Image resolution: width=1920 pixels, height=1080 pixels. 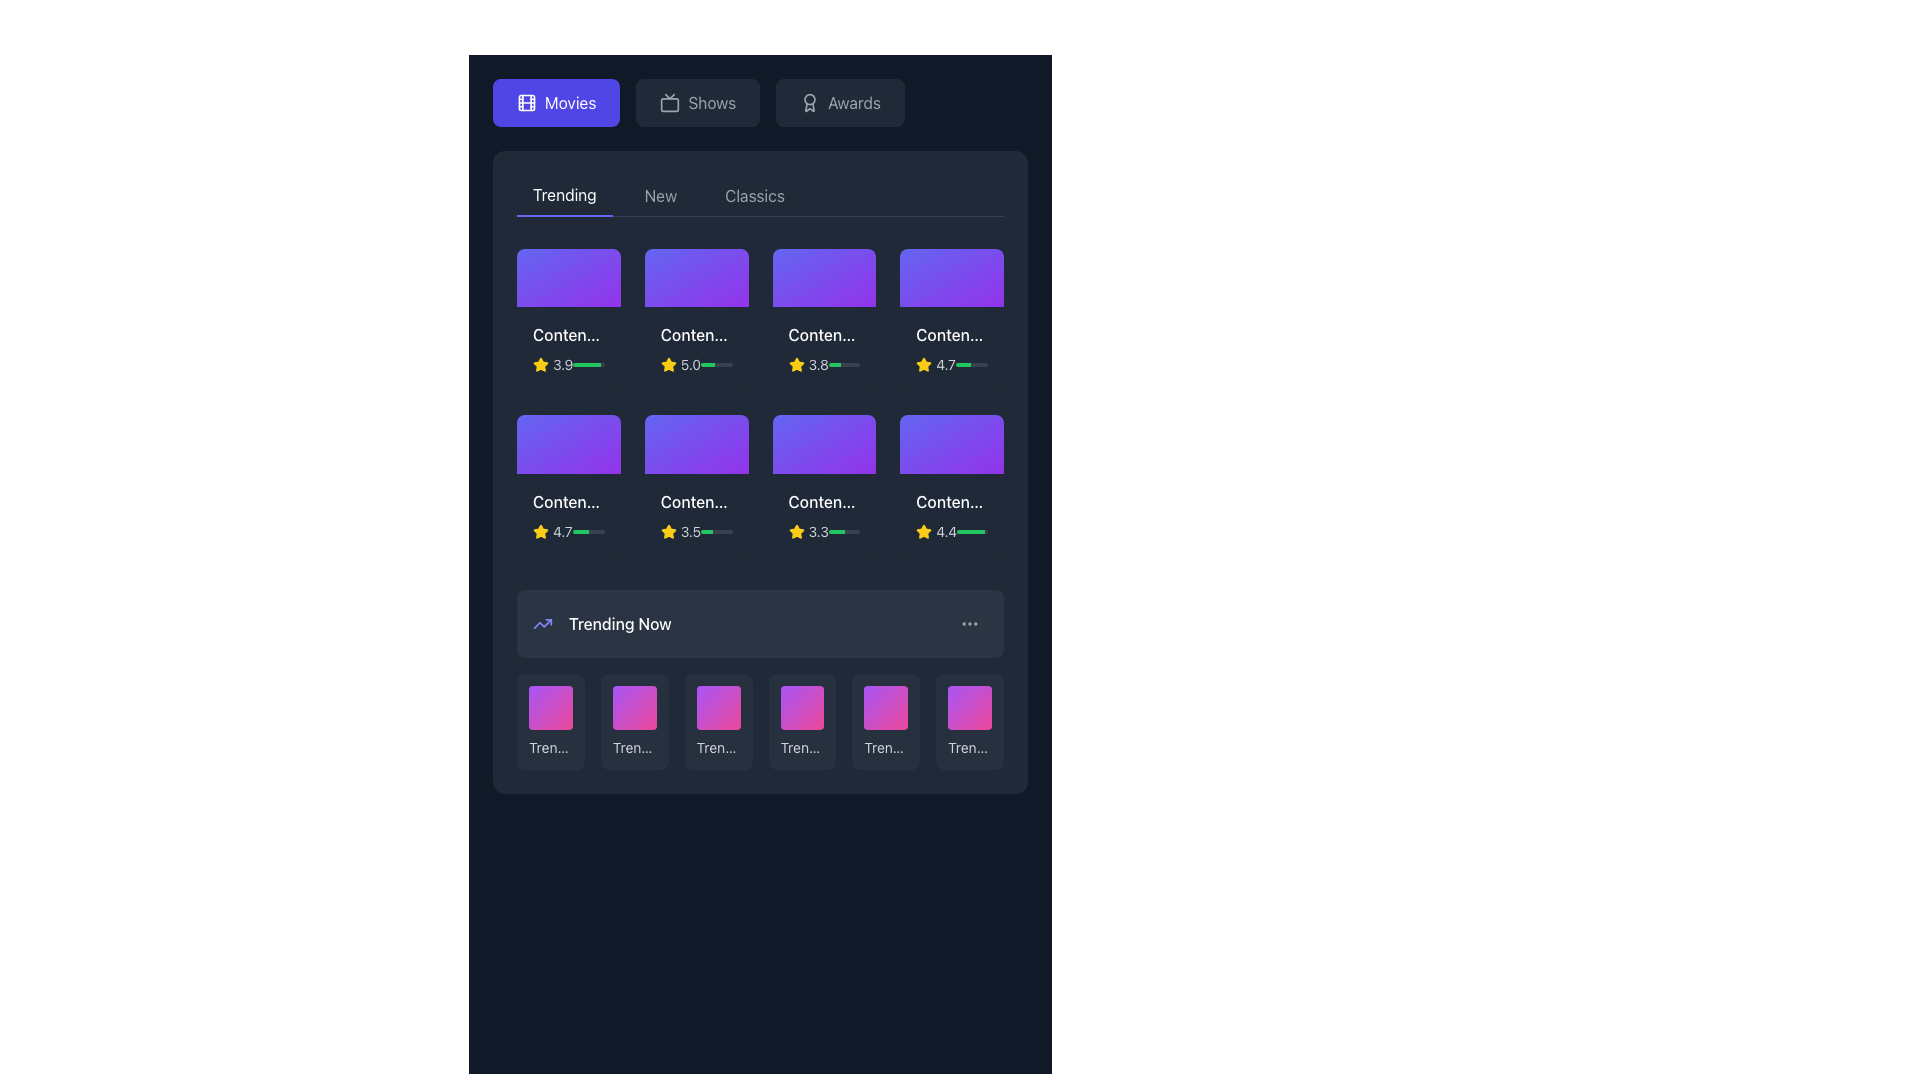 What do you see at coordinates (885, 706) in the screenshot?
I see `the Decorative placeholder or thumbnail in the 'Trending Now' section, which is a square-shaped gradient-filled figure transitioning from purple to pink, located in the fifth position of the bottom carousel` at bounding box center [885, 706].